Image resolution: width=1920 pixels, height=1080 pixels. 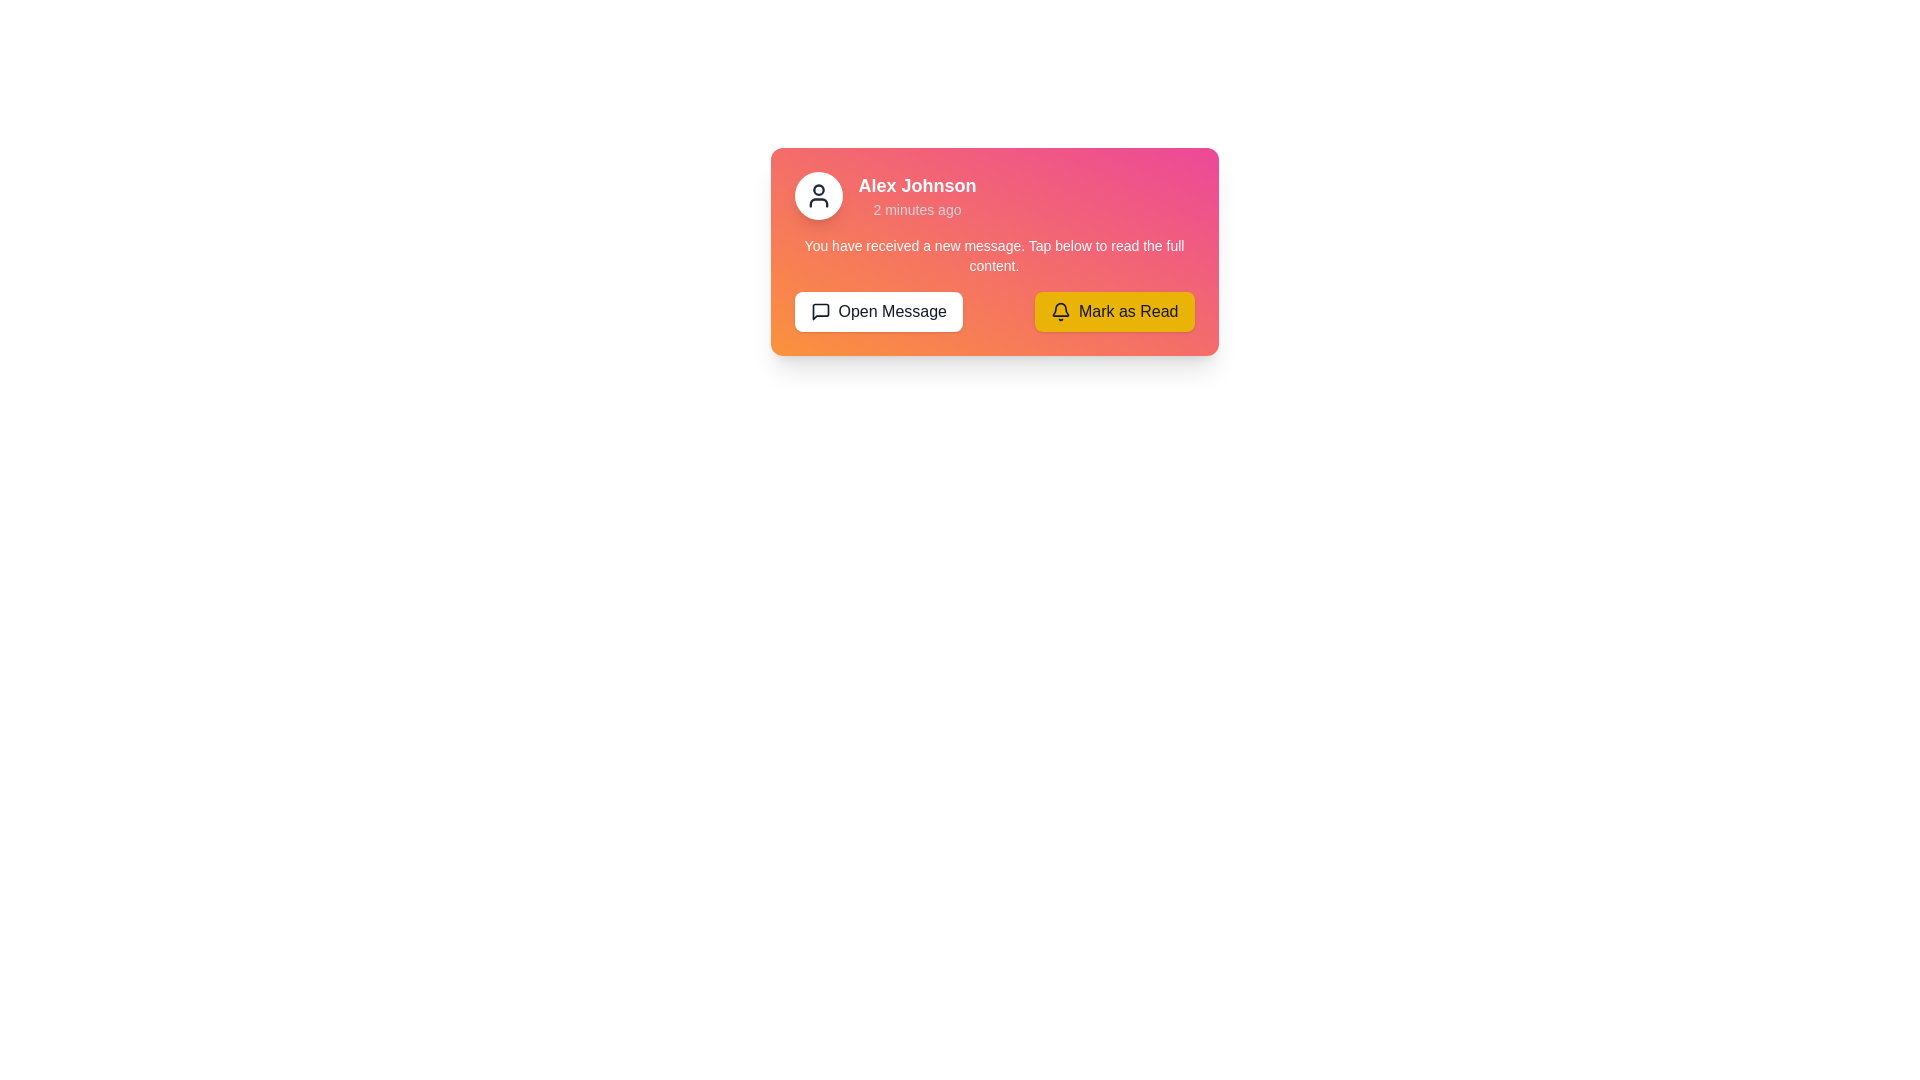 What do you see at coordinates (916, 209) in the screenshot?
I see `the text label that reads '2 minutes ago', styled in muted gray and positioned below the 'Alex Johnson' label within a notification card` at bounding box center [916, 209].